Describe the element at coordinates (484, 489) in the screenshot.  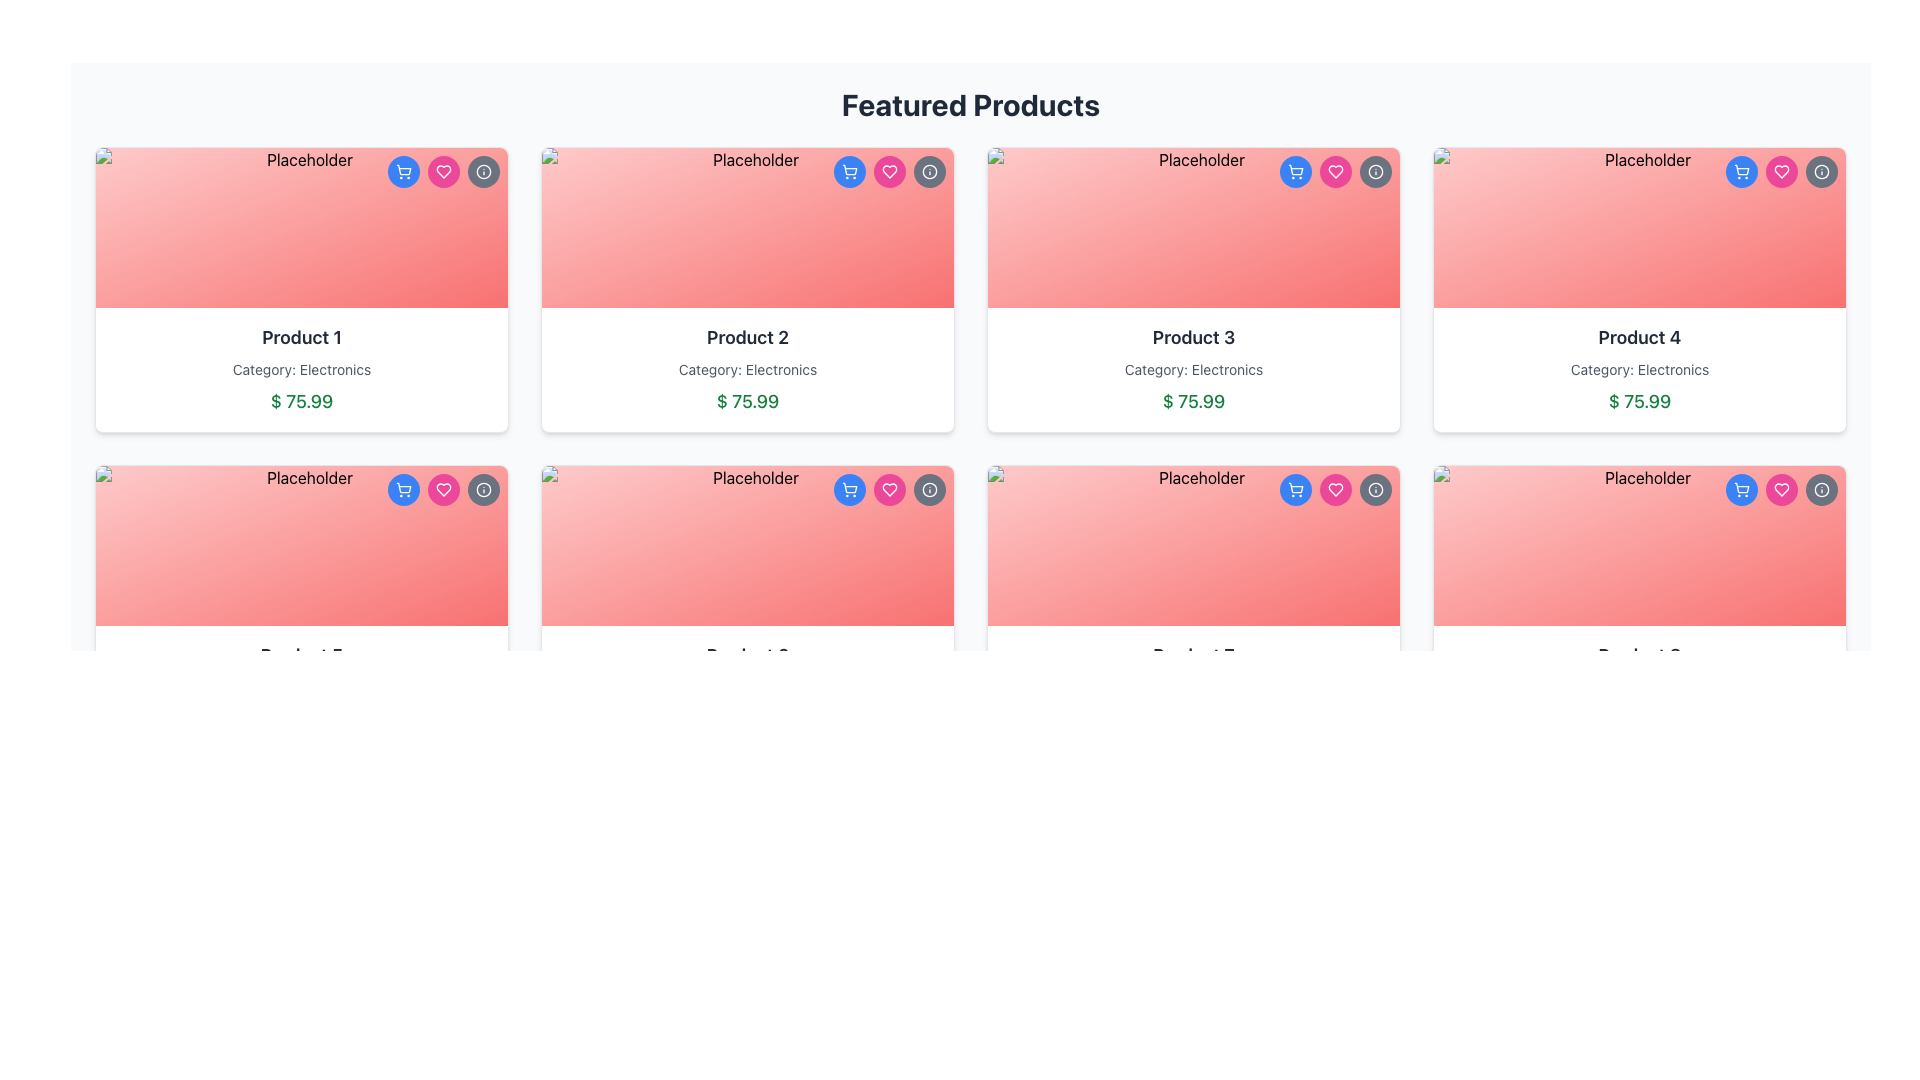
I see `SVG Circle element located in the top-right section of the product card, which is a circular component with a 10-pixel radius` at that location.